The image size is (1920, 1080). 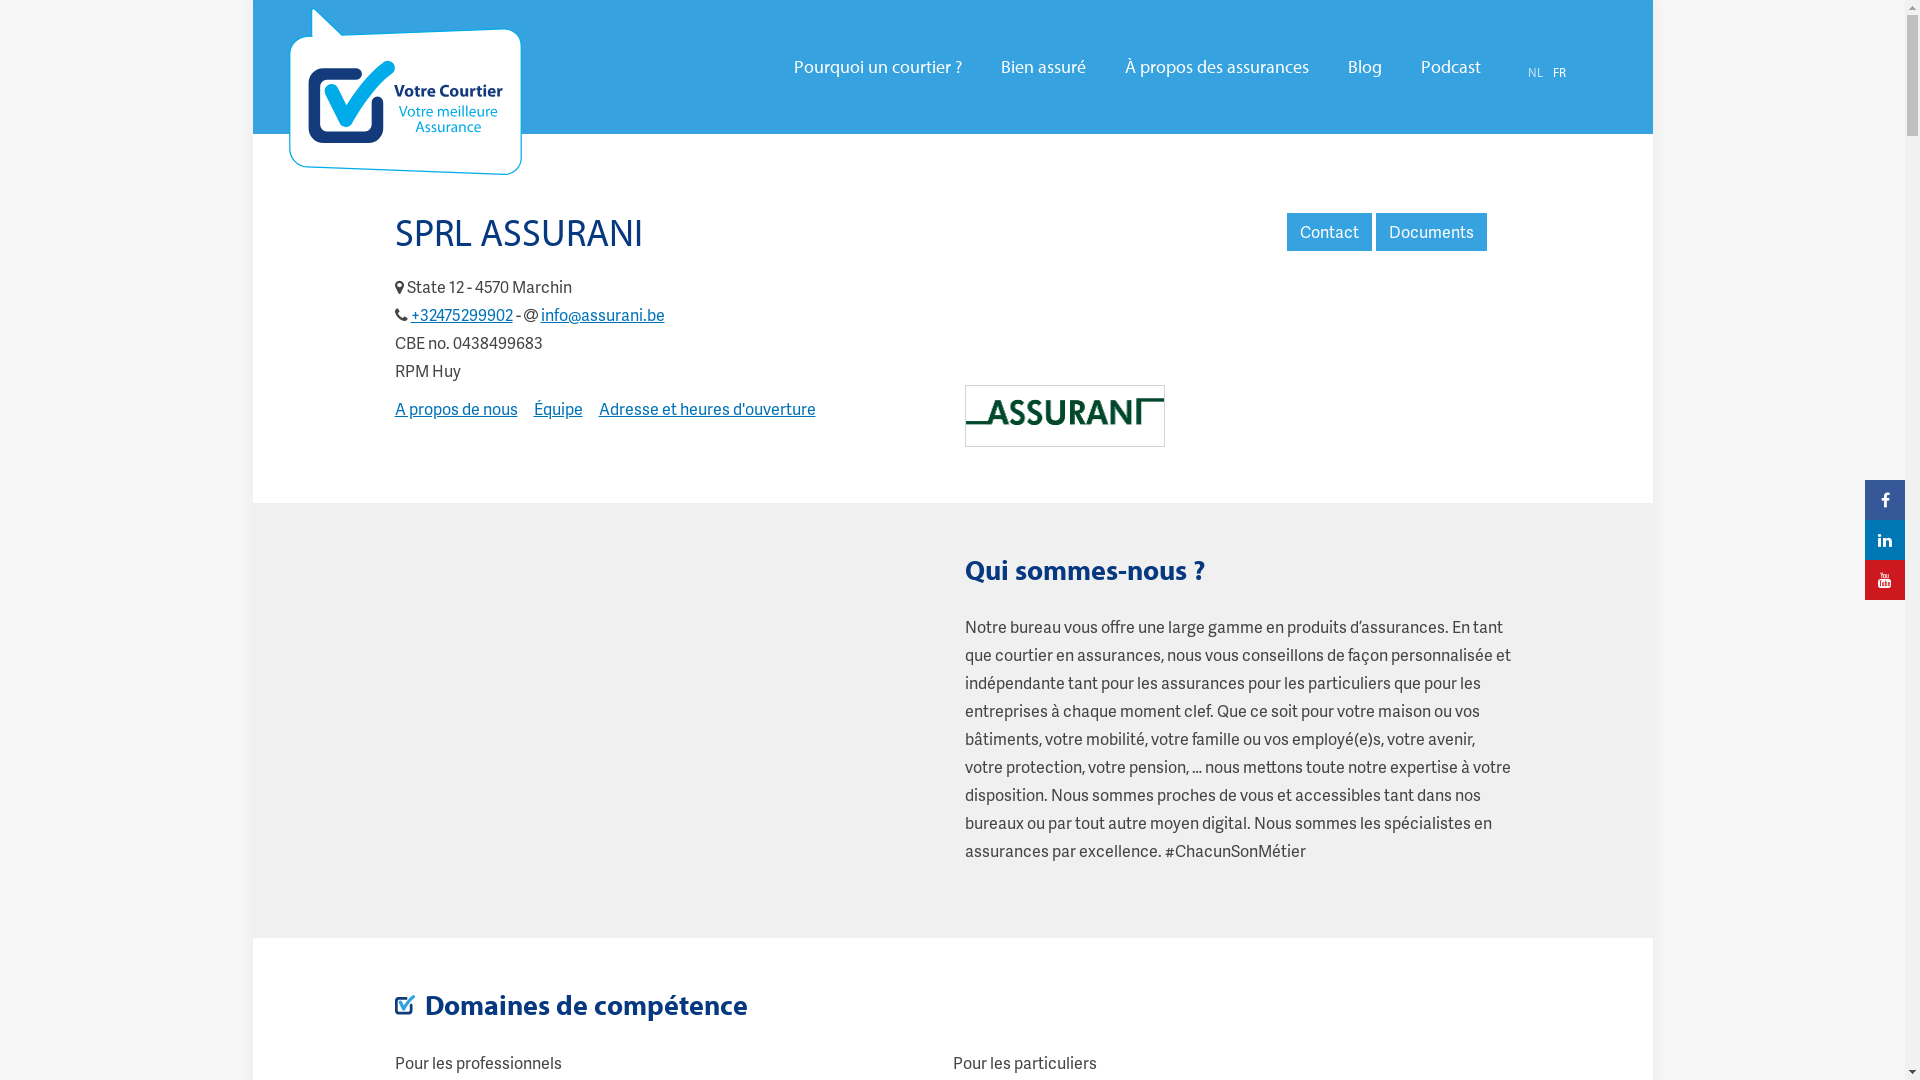 What do you see at coordinates (1557, 71) in the screenshot?
I see `'FR'` at bounding box center [1557, 71].